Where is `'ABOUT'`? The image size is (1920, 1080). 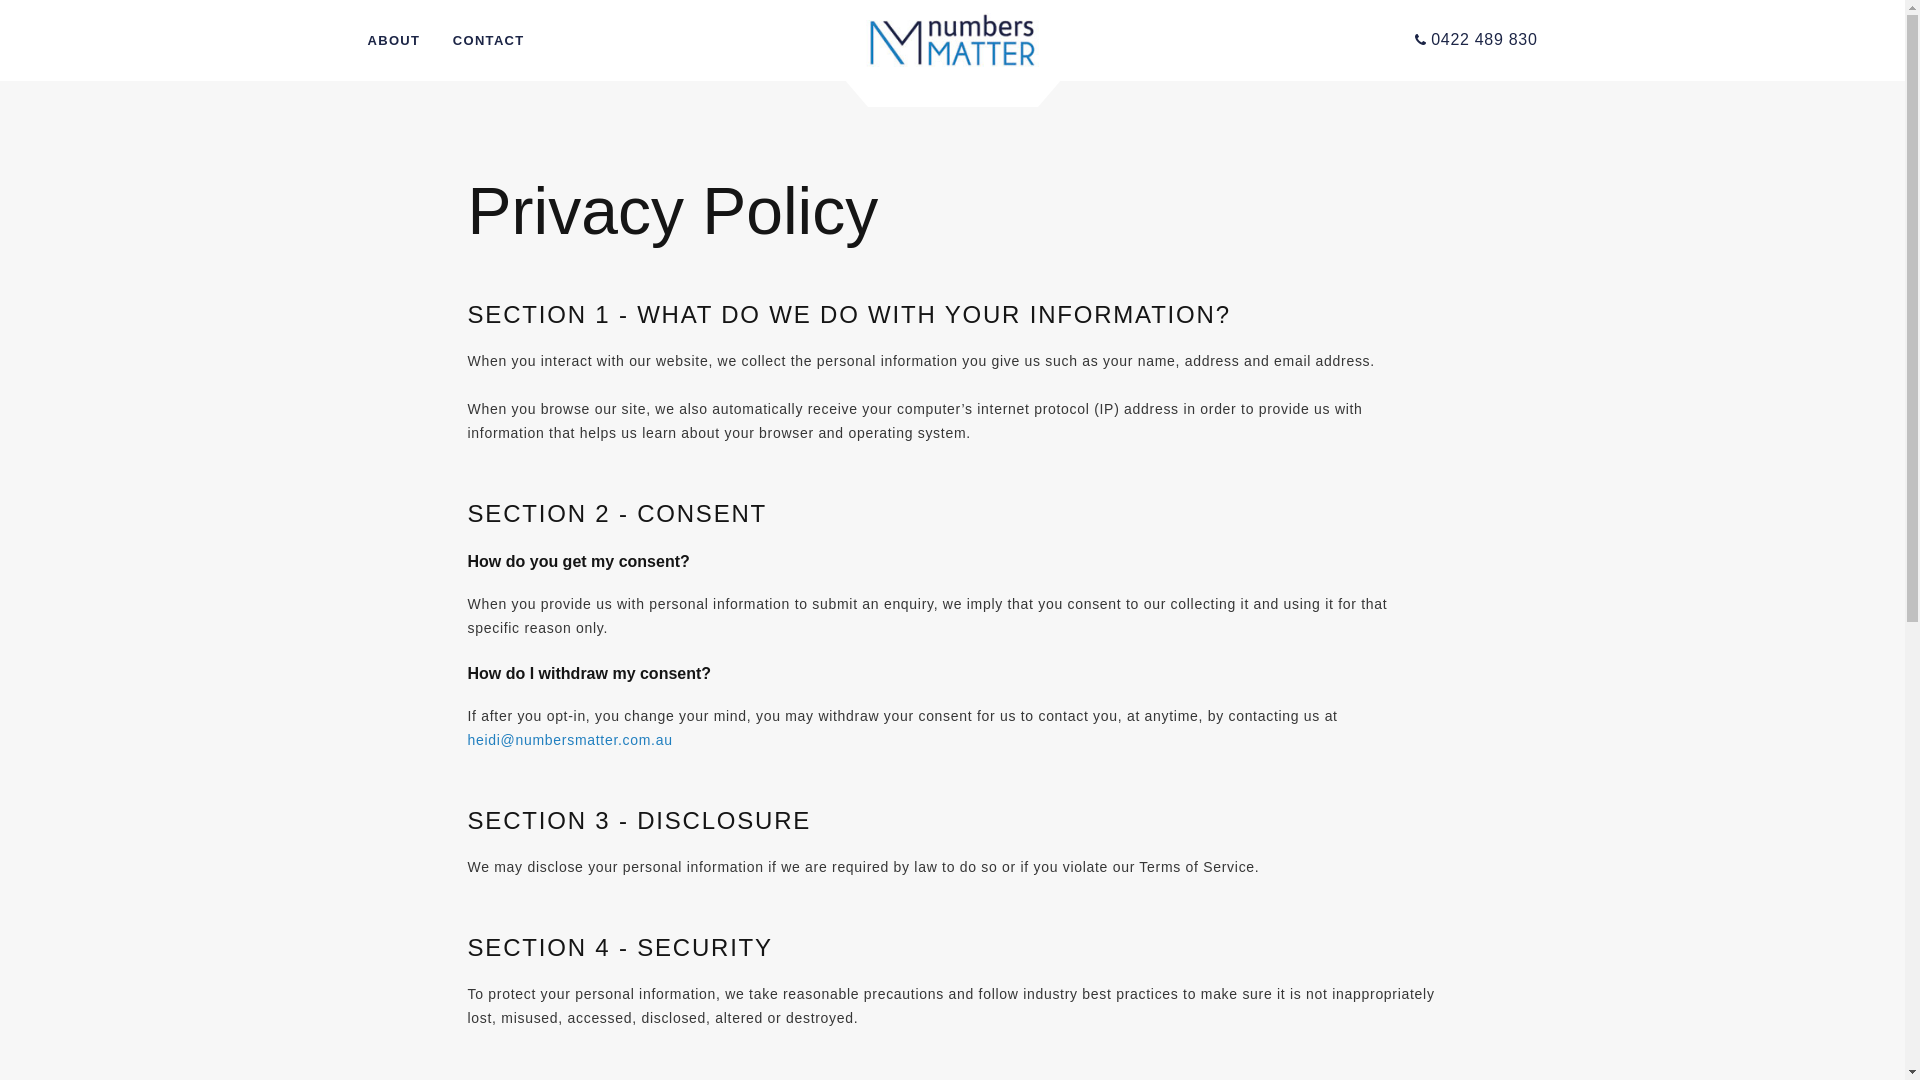 'ABOUT' is located at coordinates (394, 41).